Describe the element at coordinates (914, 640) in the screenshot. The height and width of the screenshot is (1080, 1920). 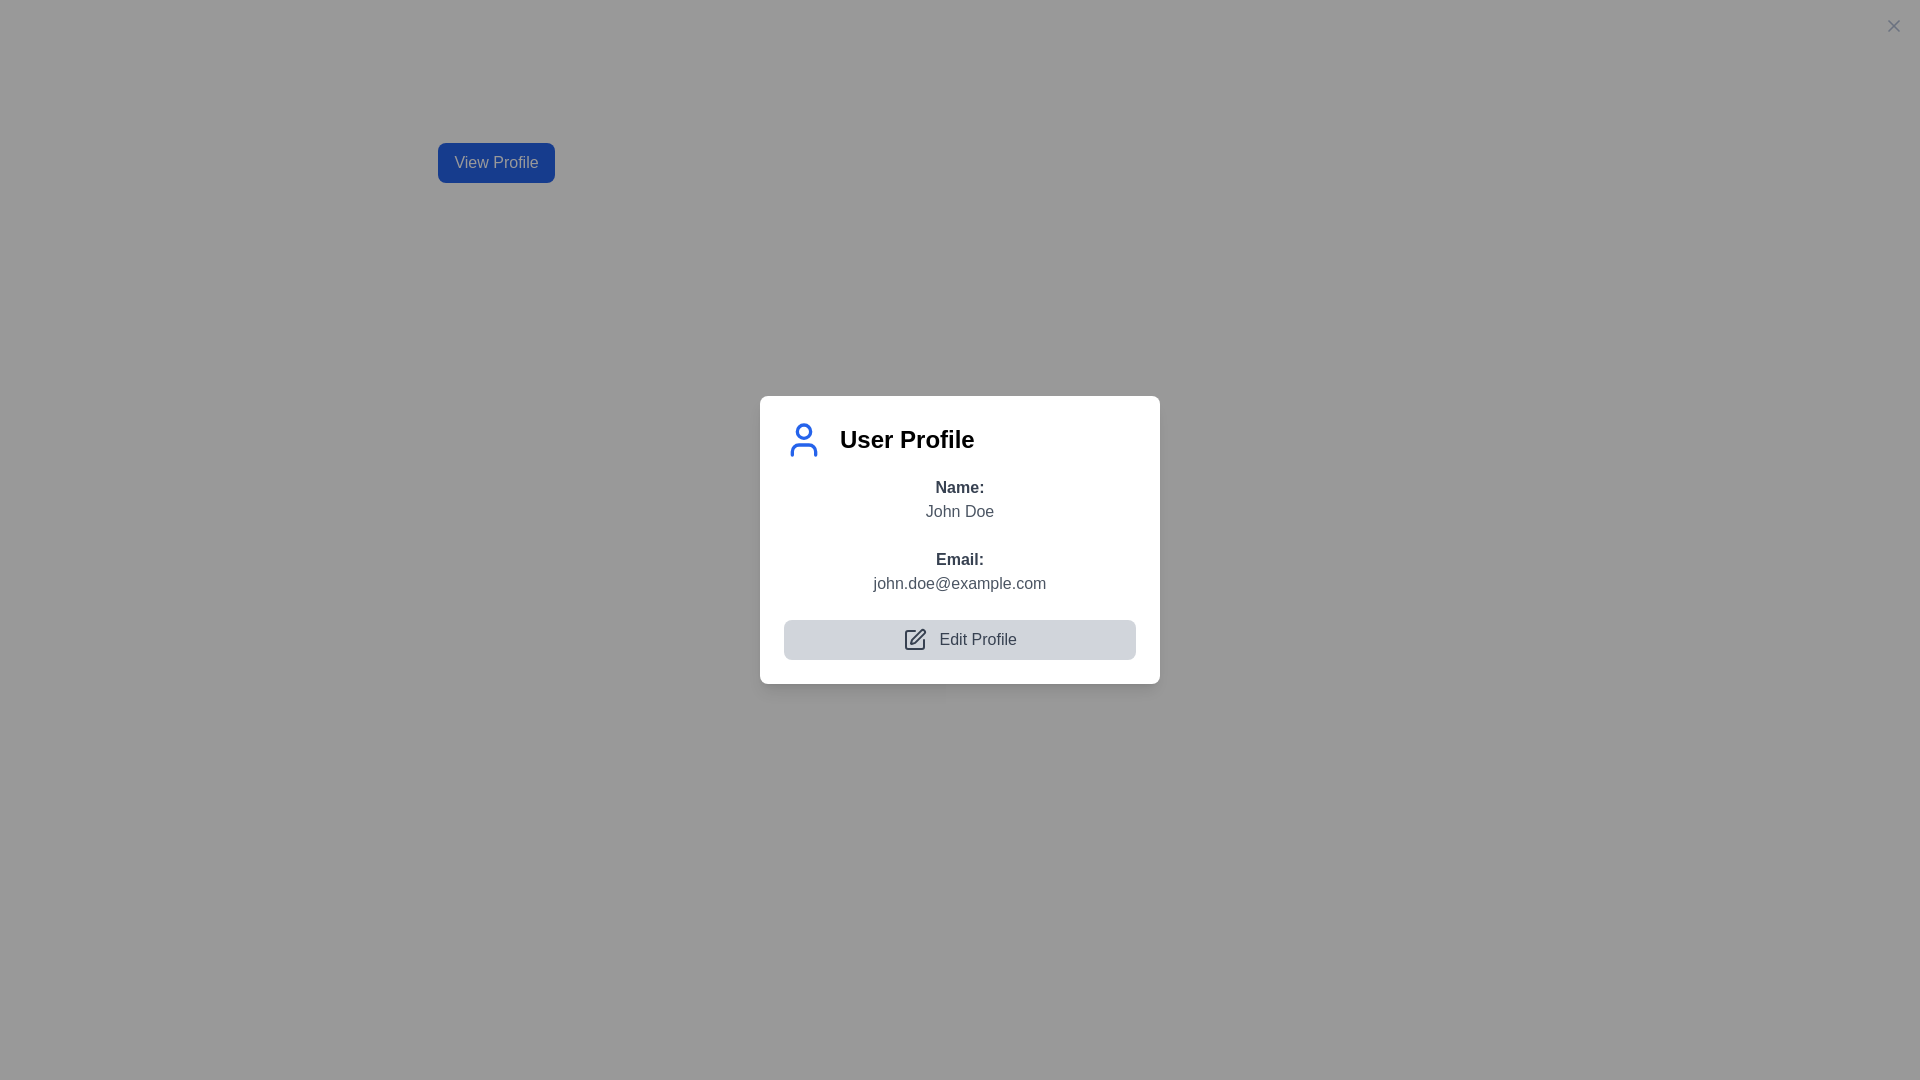
I see `the square shape element of the pen icon that represents an editing function, located directly to the left of the 'Edit Profile' button` at that location.